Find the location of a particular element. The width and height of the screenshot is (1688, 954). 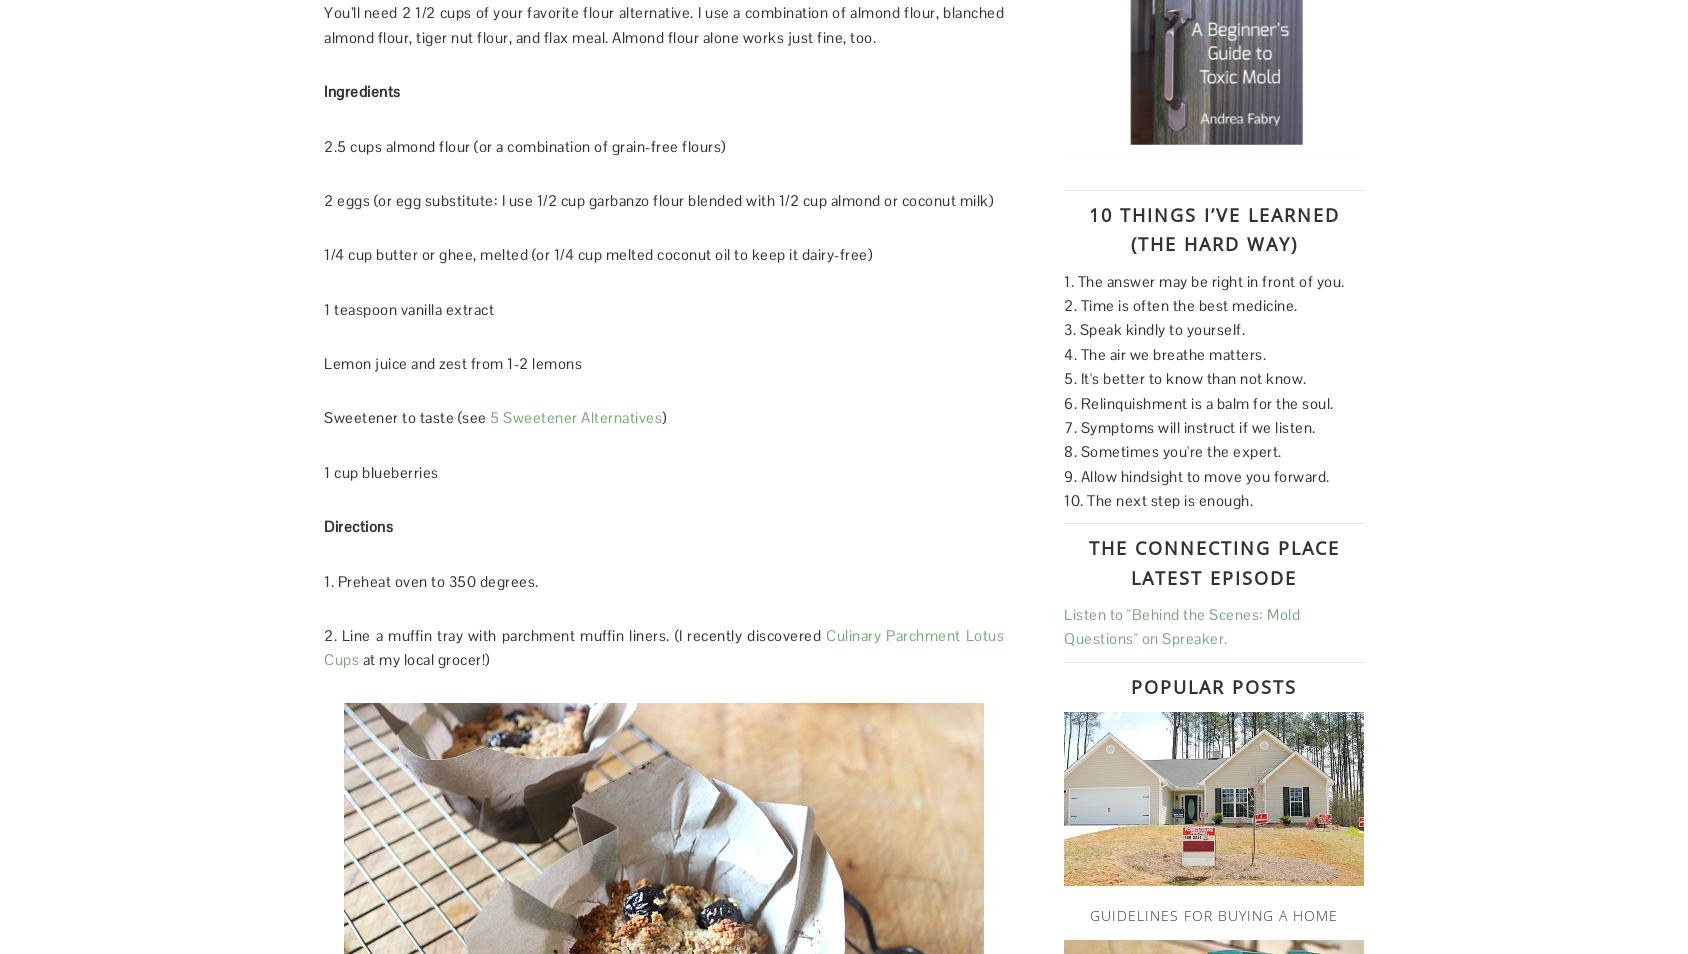

'1/4 cup butter or ghee, melted (or 1/4 cup melted coconut oil to keep it dairy-free)' is located at coordinates (598, 254).